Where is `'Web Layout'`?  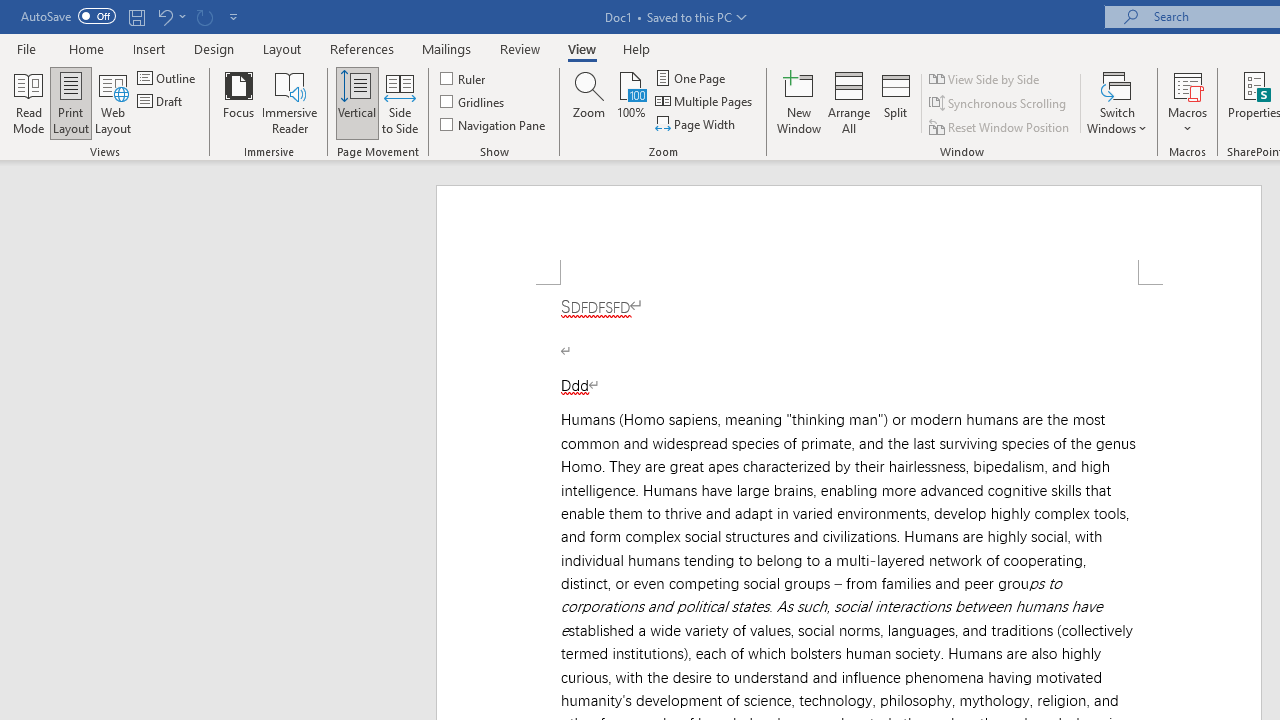
'Web Layout' is located at coordinates (112, 103).